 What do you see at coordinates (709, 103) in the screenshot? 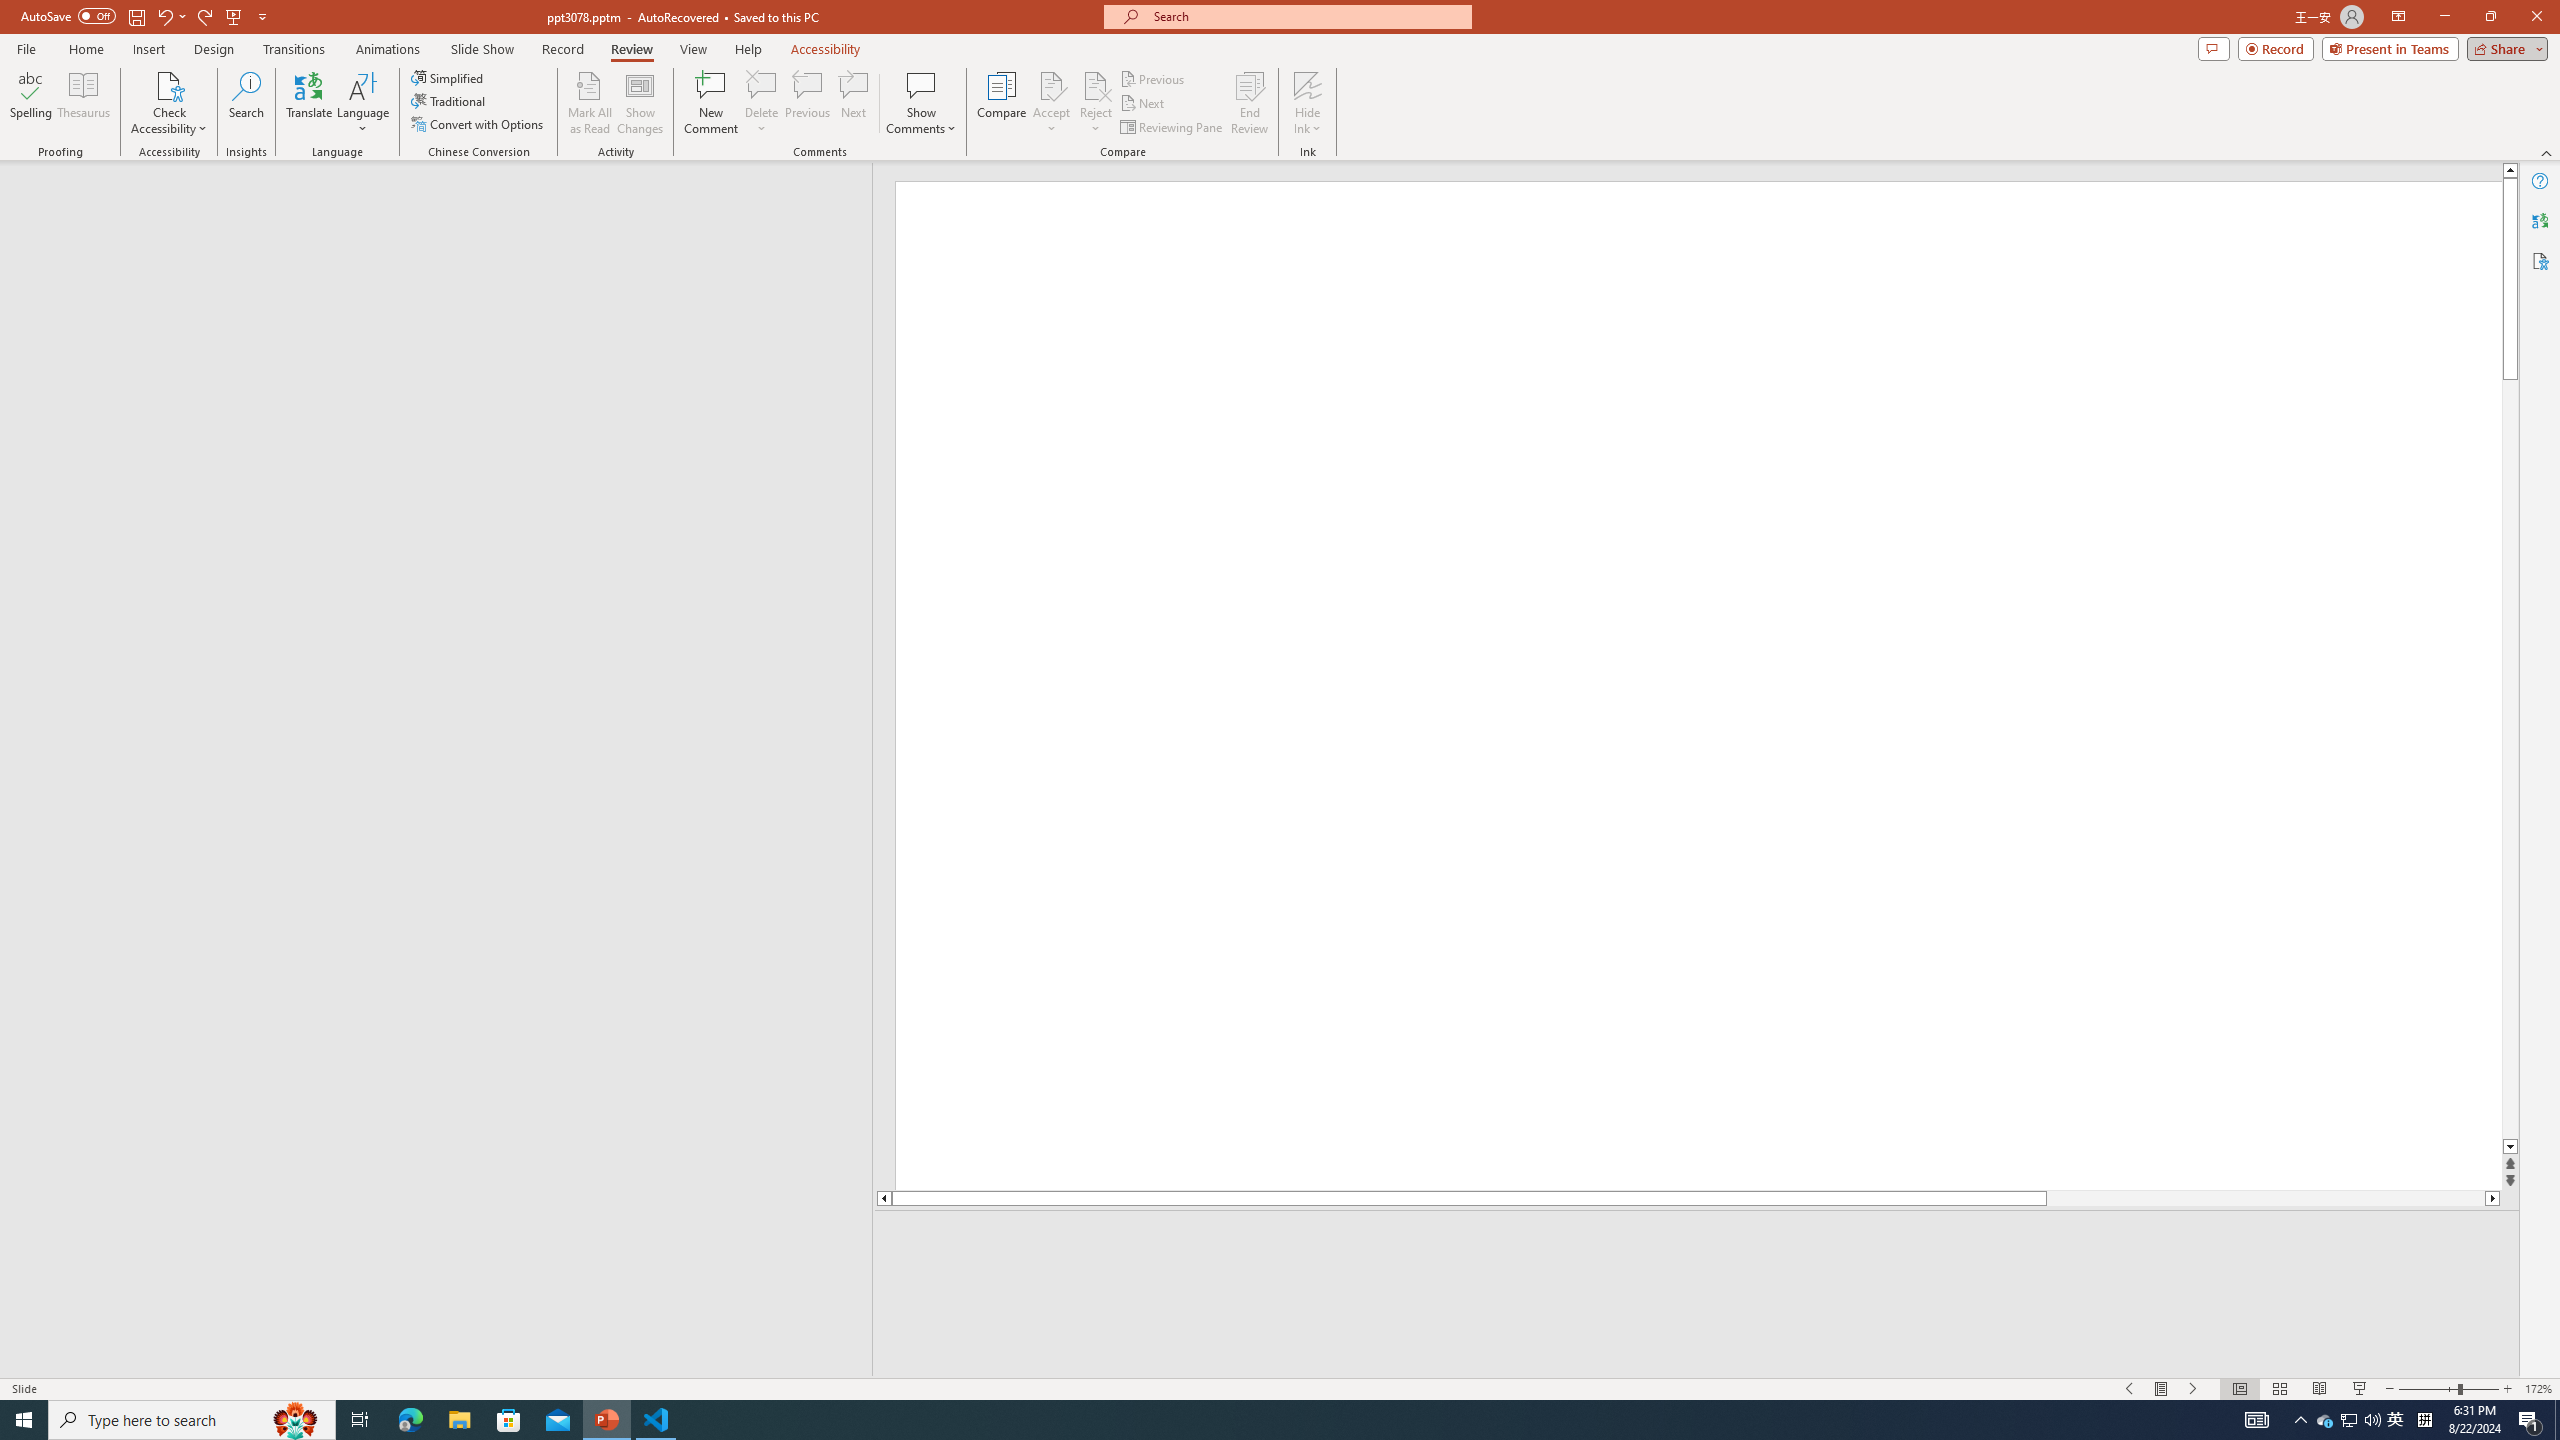
I see `'New Comment'` at bounding box center [709, 103].